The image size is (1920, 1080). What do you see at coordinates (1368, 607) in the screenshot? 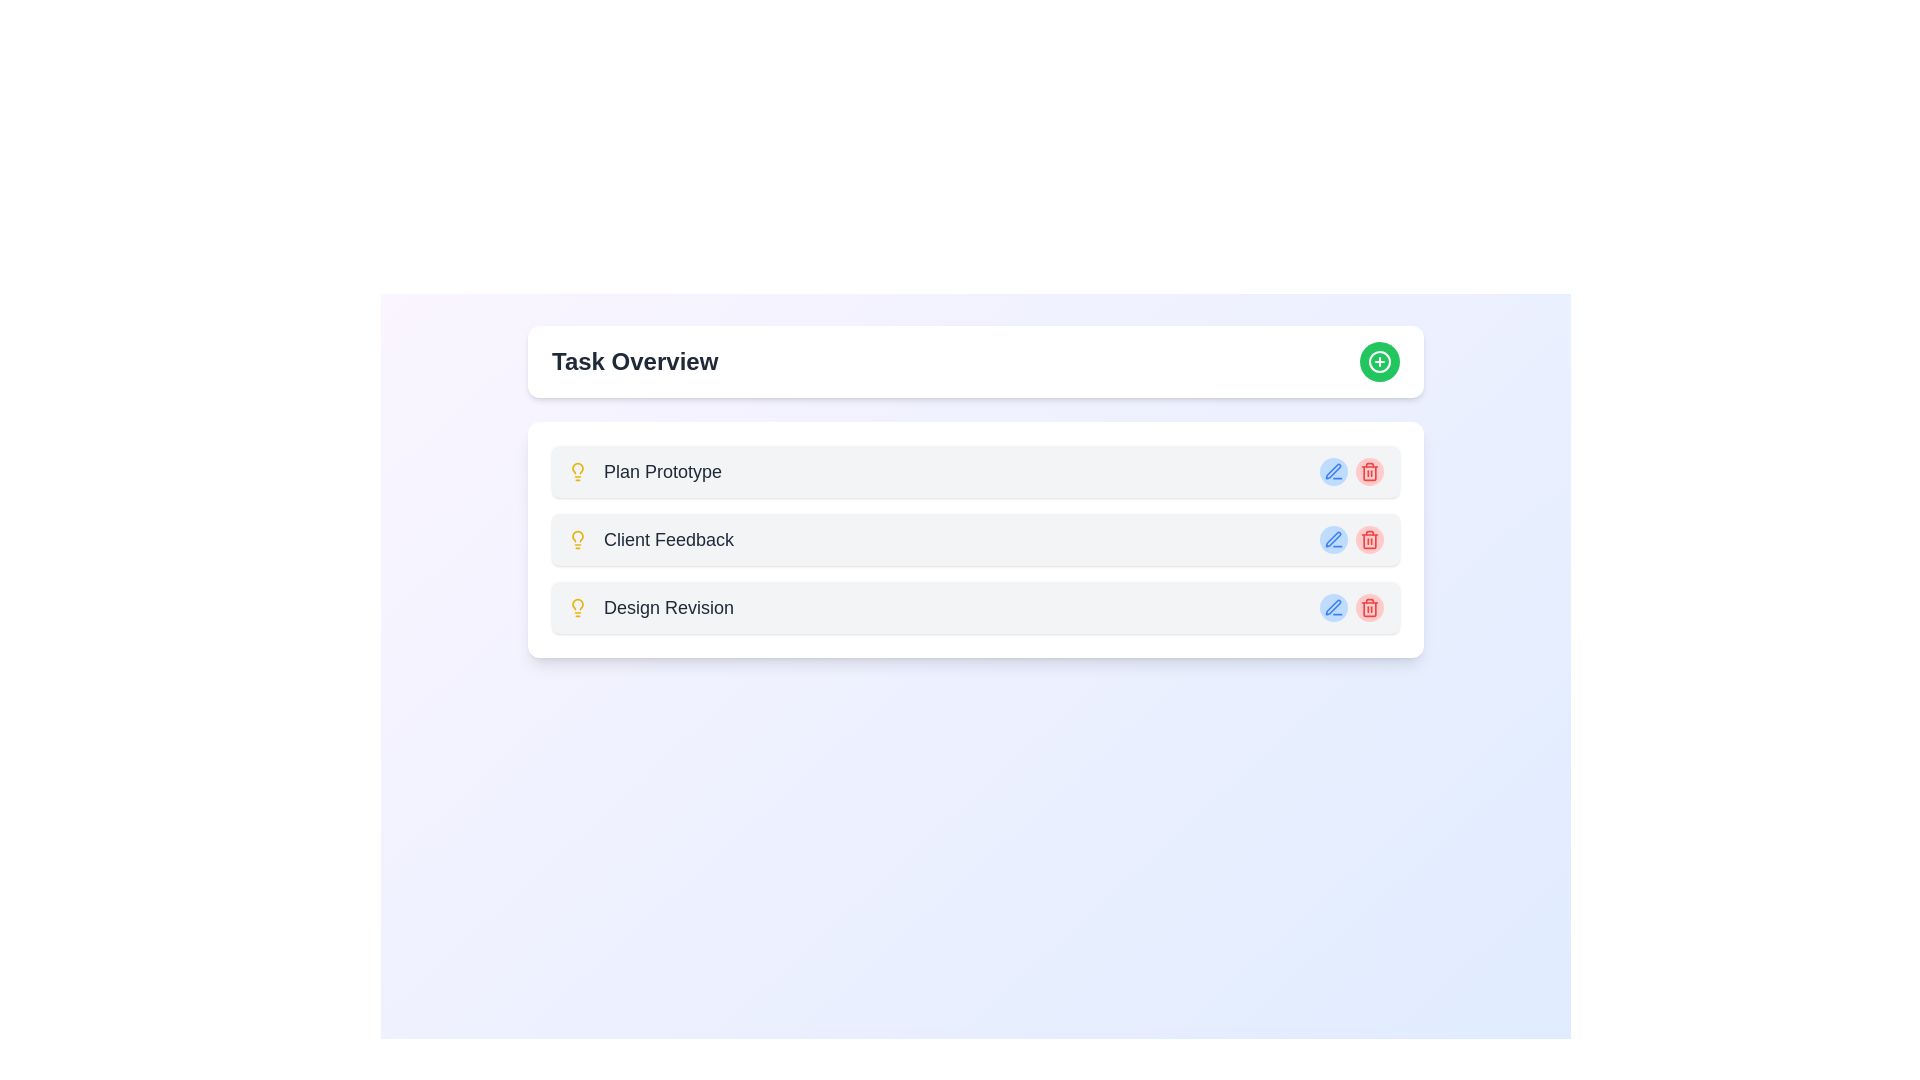
I see `the red circular button with a trash icon located in the lower right corner of the 'Design Revision' card` at bounding box center [1368, 607].